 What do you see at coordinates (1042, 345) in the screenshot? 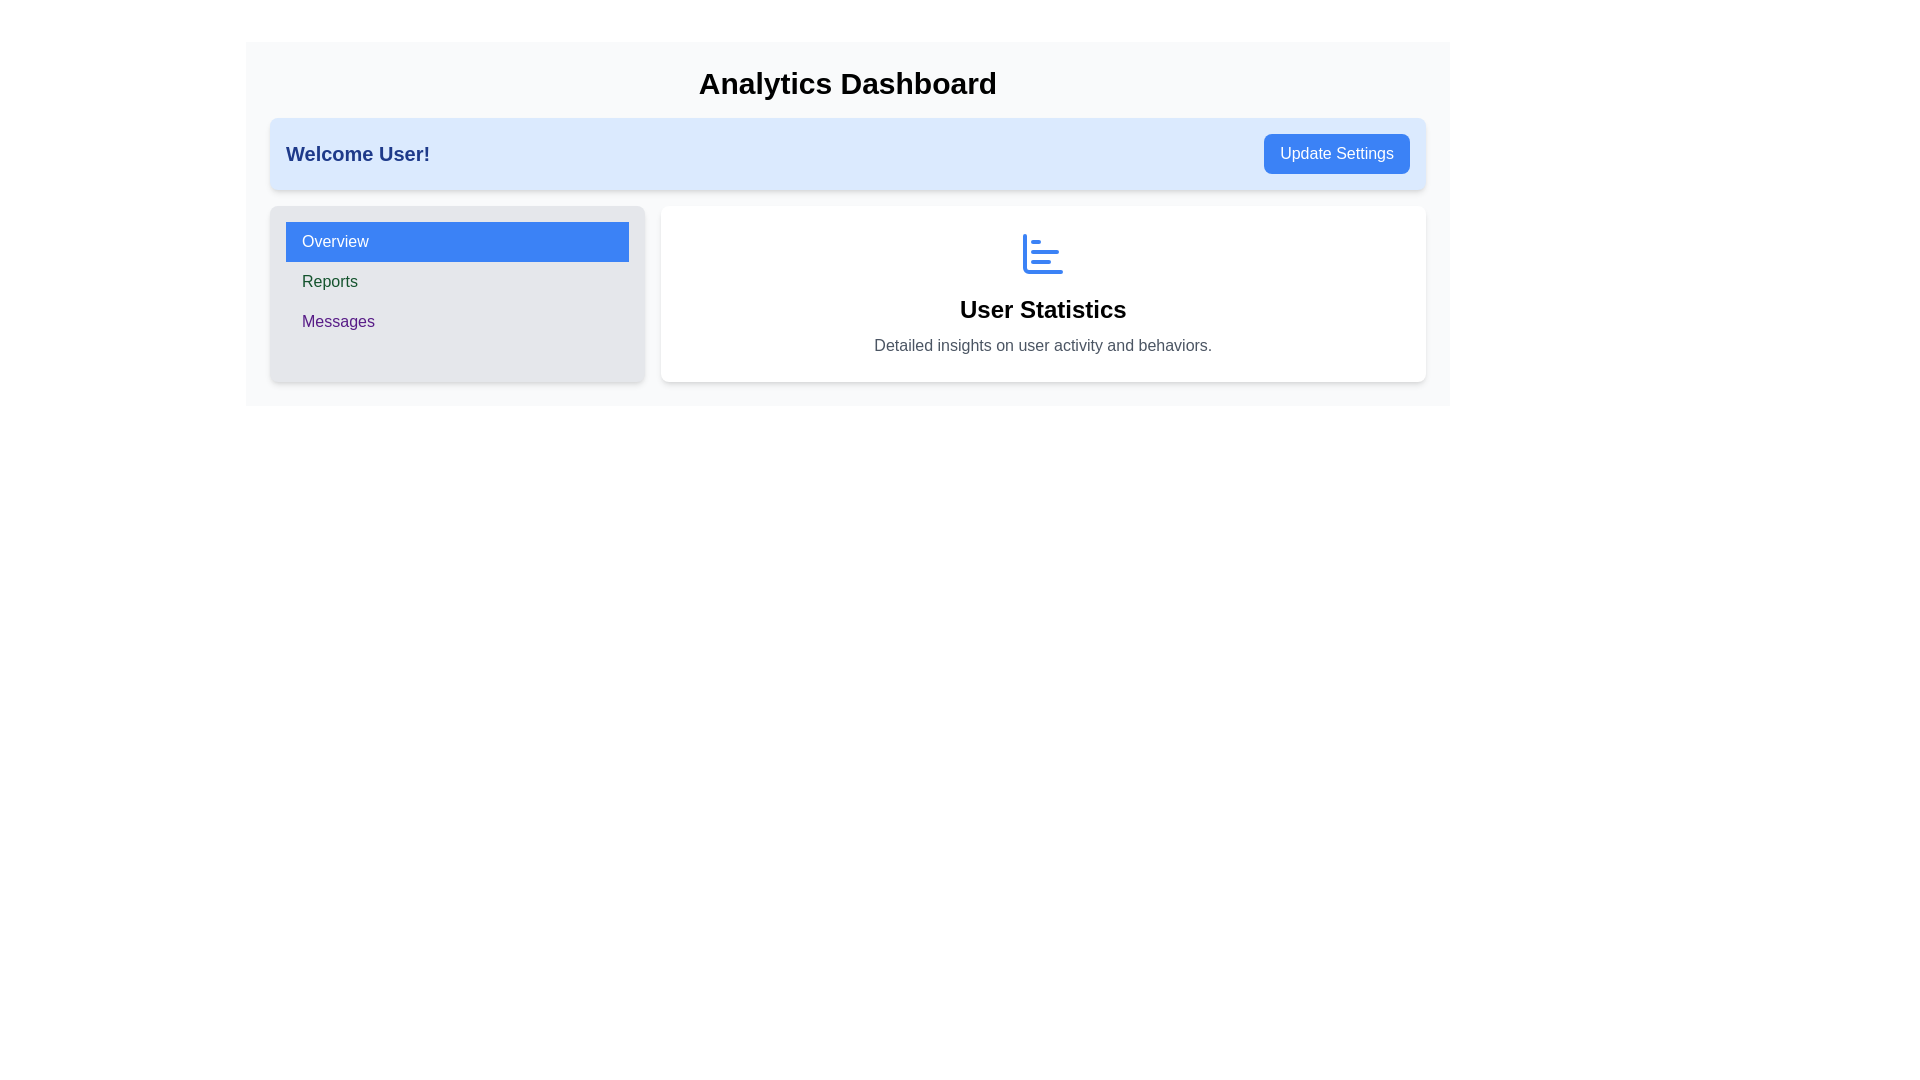
I see `the static text block reading 'Detailed insights on user activity and behaviors.' located in the 'User Statistics' section, which is styled with a gray font and centered alignment` at bounding box center [1042, 345].